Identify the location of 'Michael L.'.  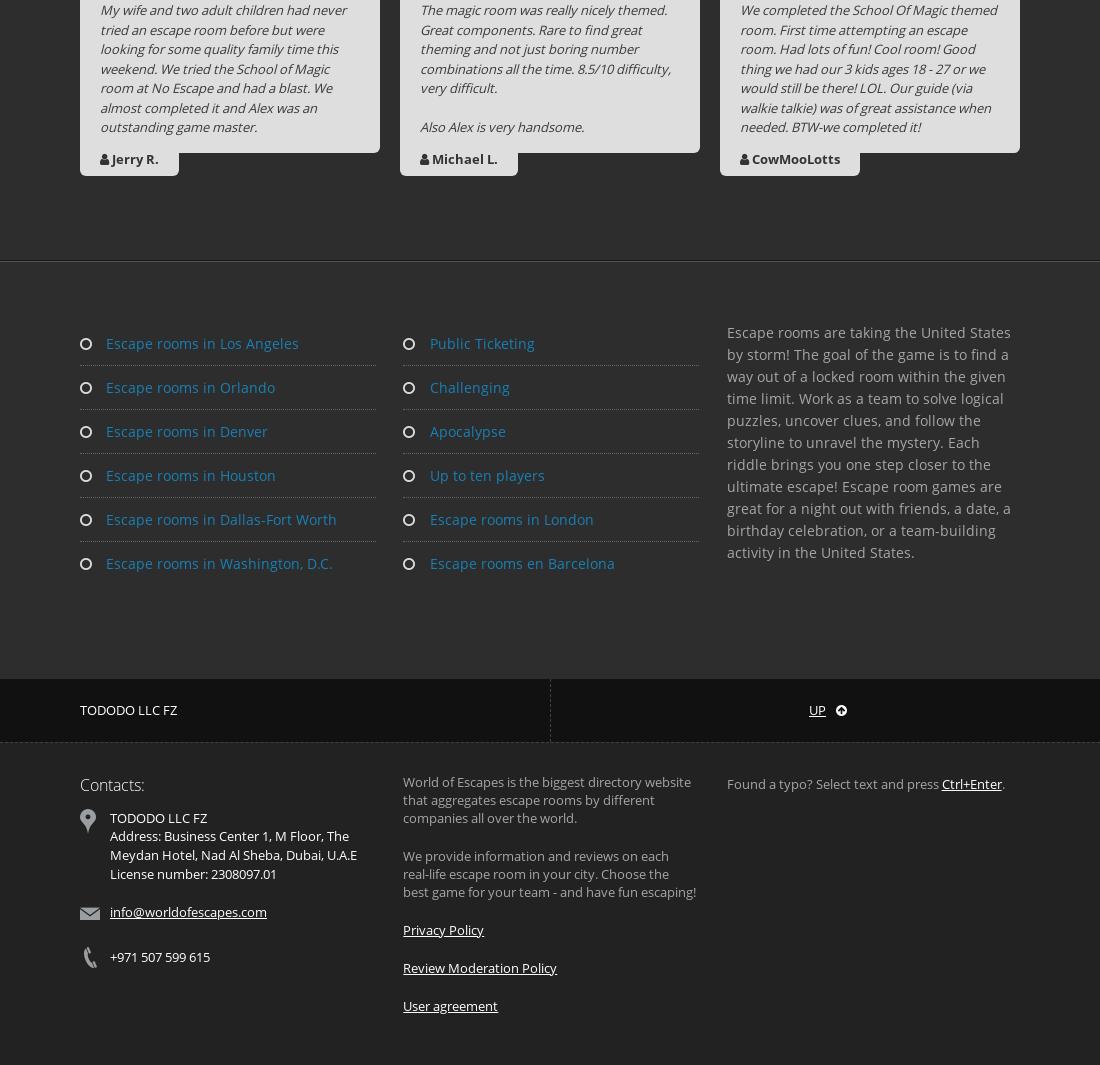
(463, 157).